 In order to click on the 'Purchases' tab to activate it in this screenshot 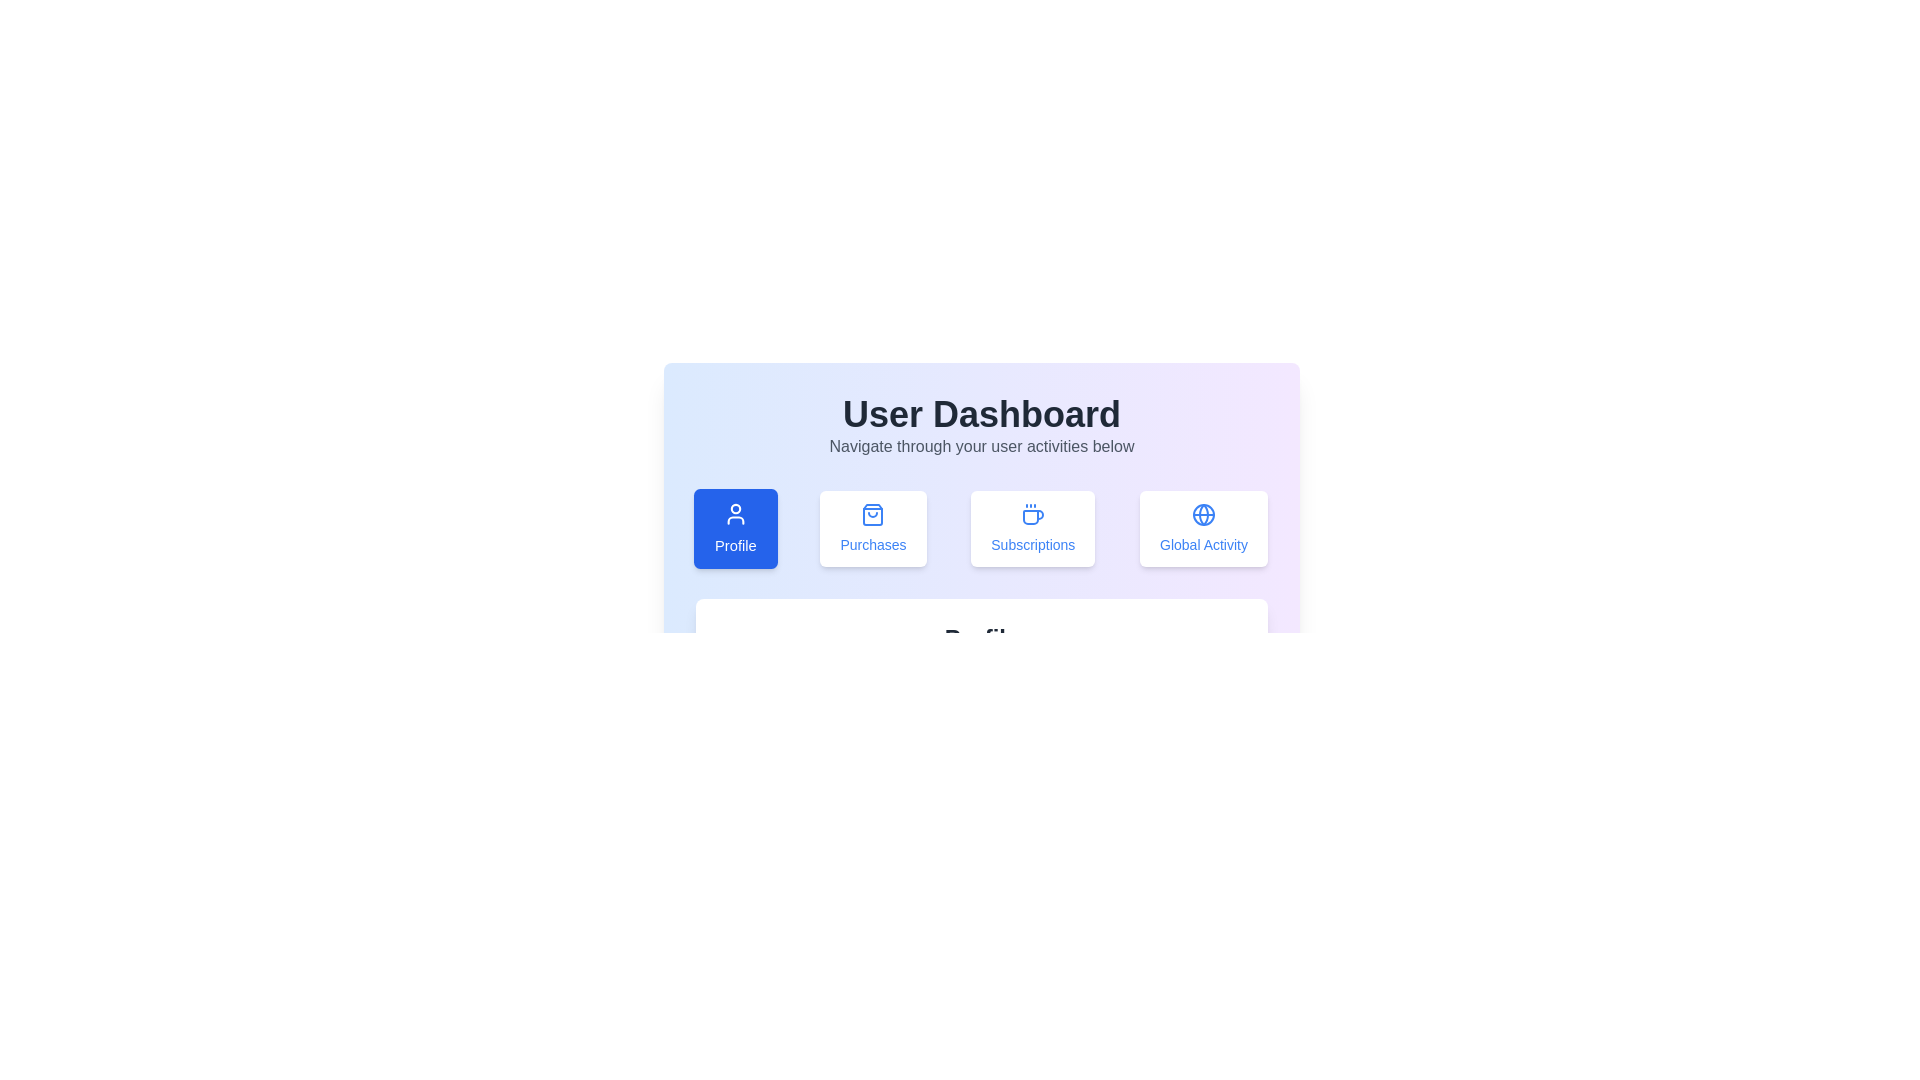, I will do `click(873, 527)`.